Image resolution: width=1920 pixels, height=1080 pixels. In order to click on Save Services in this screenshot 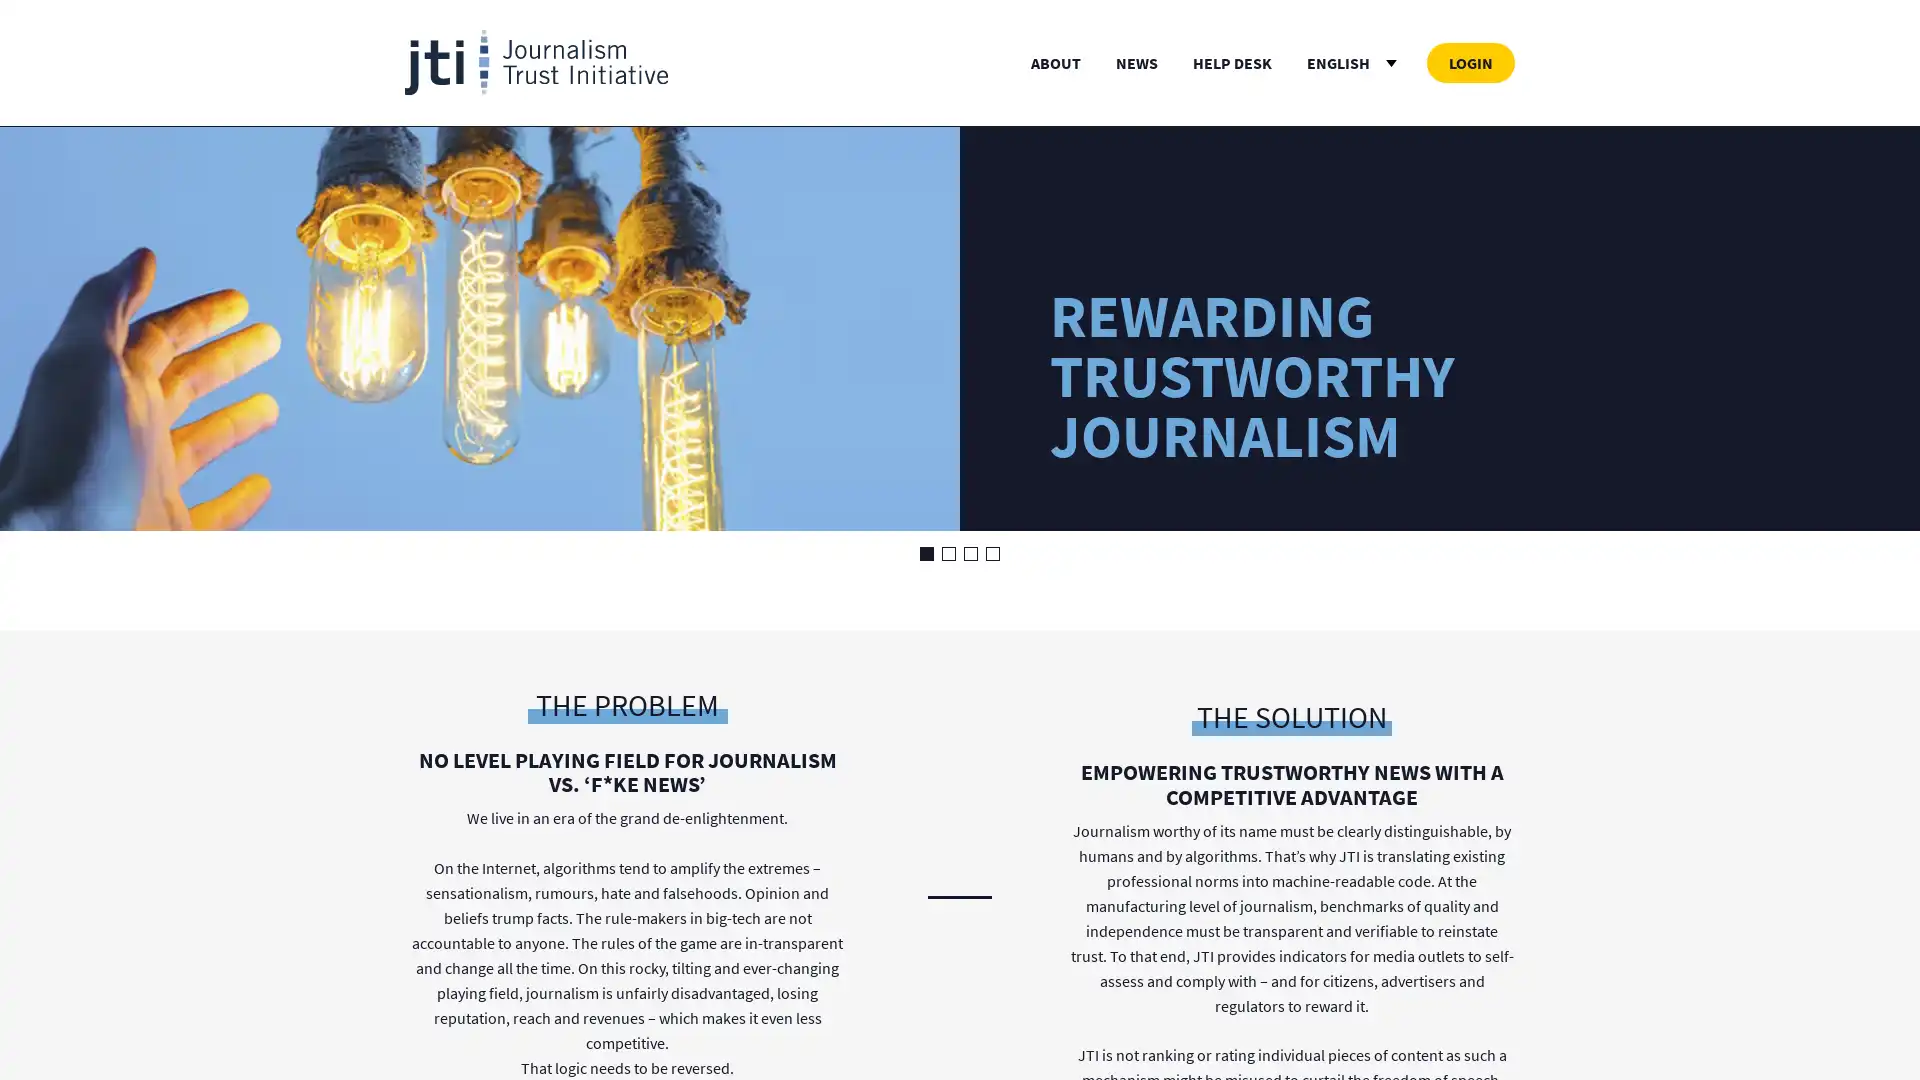, I will do `click(762, 654)`.